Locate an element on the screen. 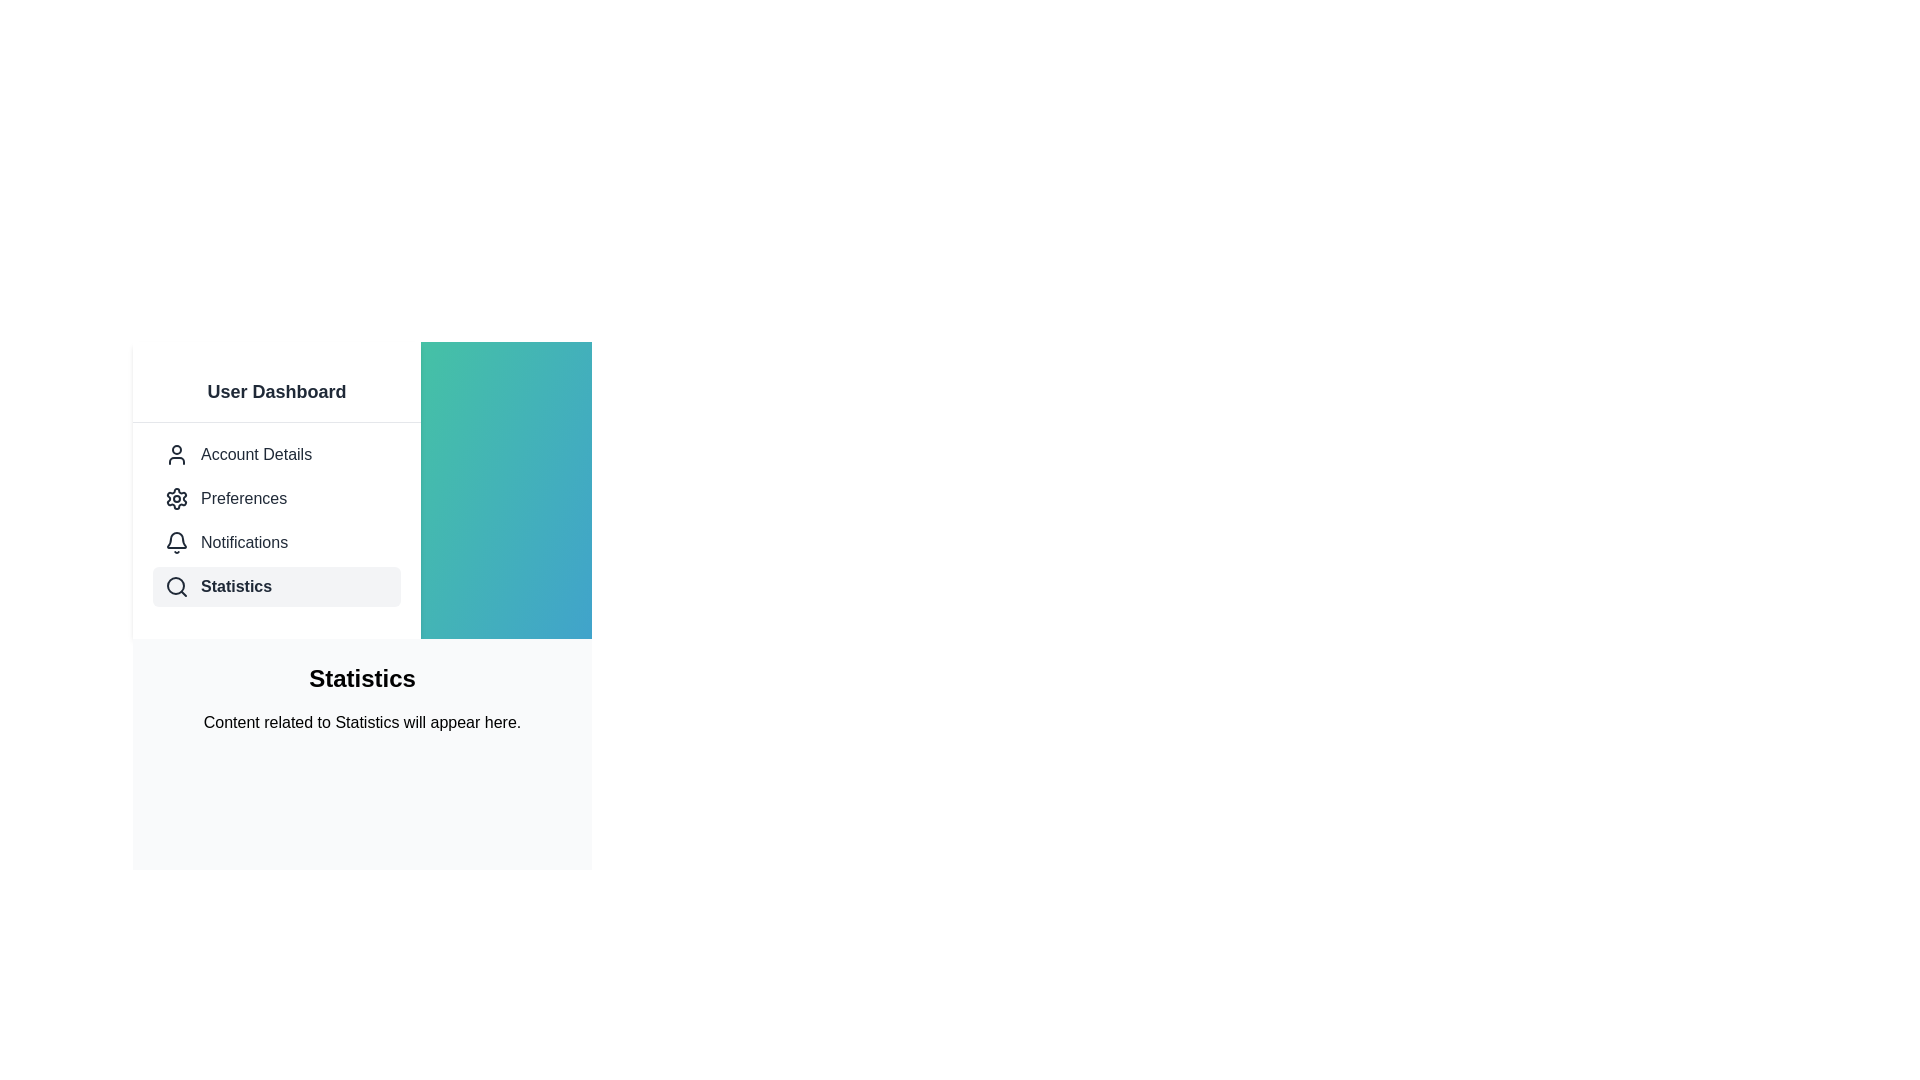 The height and width of the screenshot is (1080, 1920). the circular graphic component that is part of the magnifying glass icon located under the 'User Dashboard' section is located at coordinates (176, 585).